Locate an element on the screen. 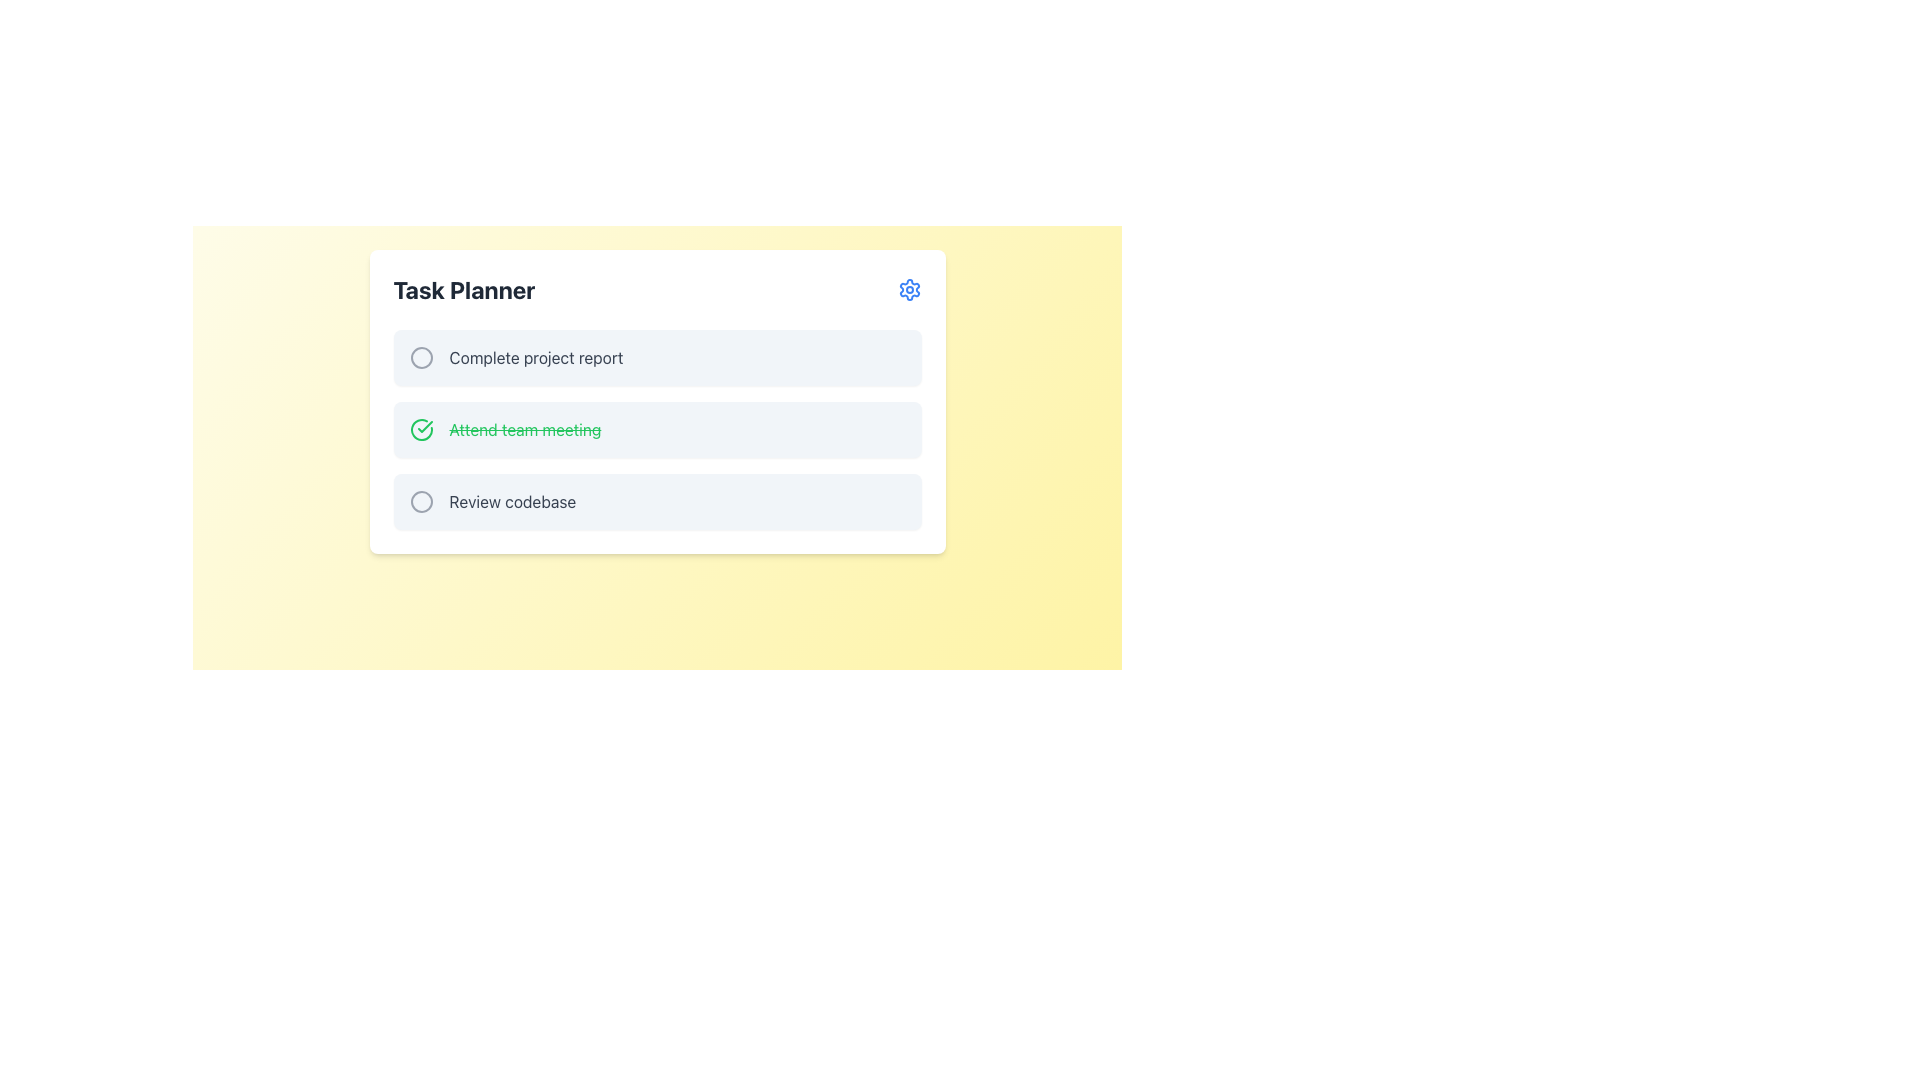 This screenshot has height=1080, width=1920. the leftmost icon associated with the 'Attend team meeting' task is located at coordinates (420, 428).